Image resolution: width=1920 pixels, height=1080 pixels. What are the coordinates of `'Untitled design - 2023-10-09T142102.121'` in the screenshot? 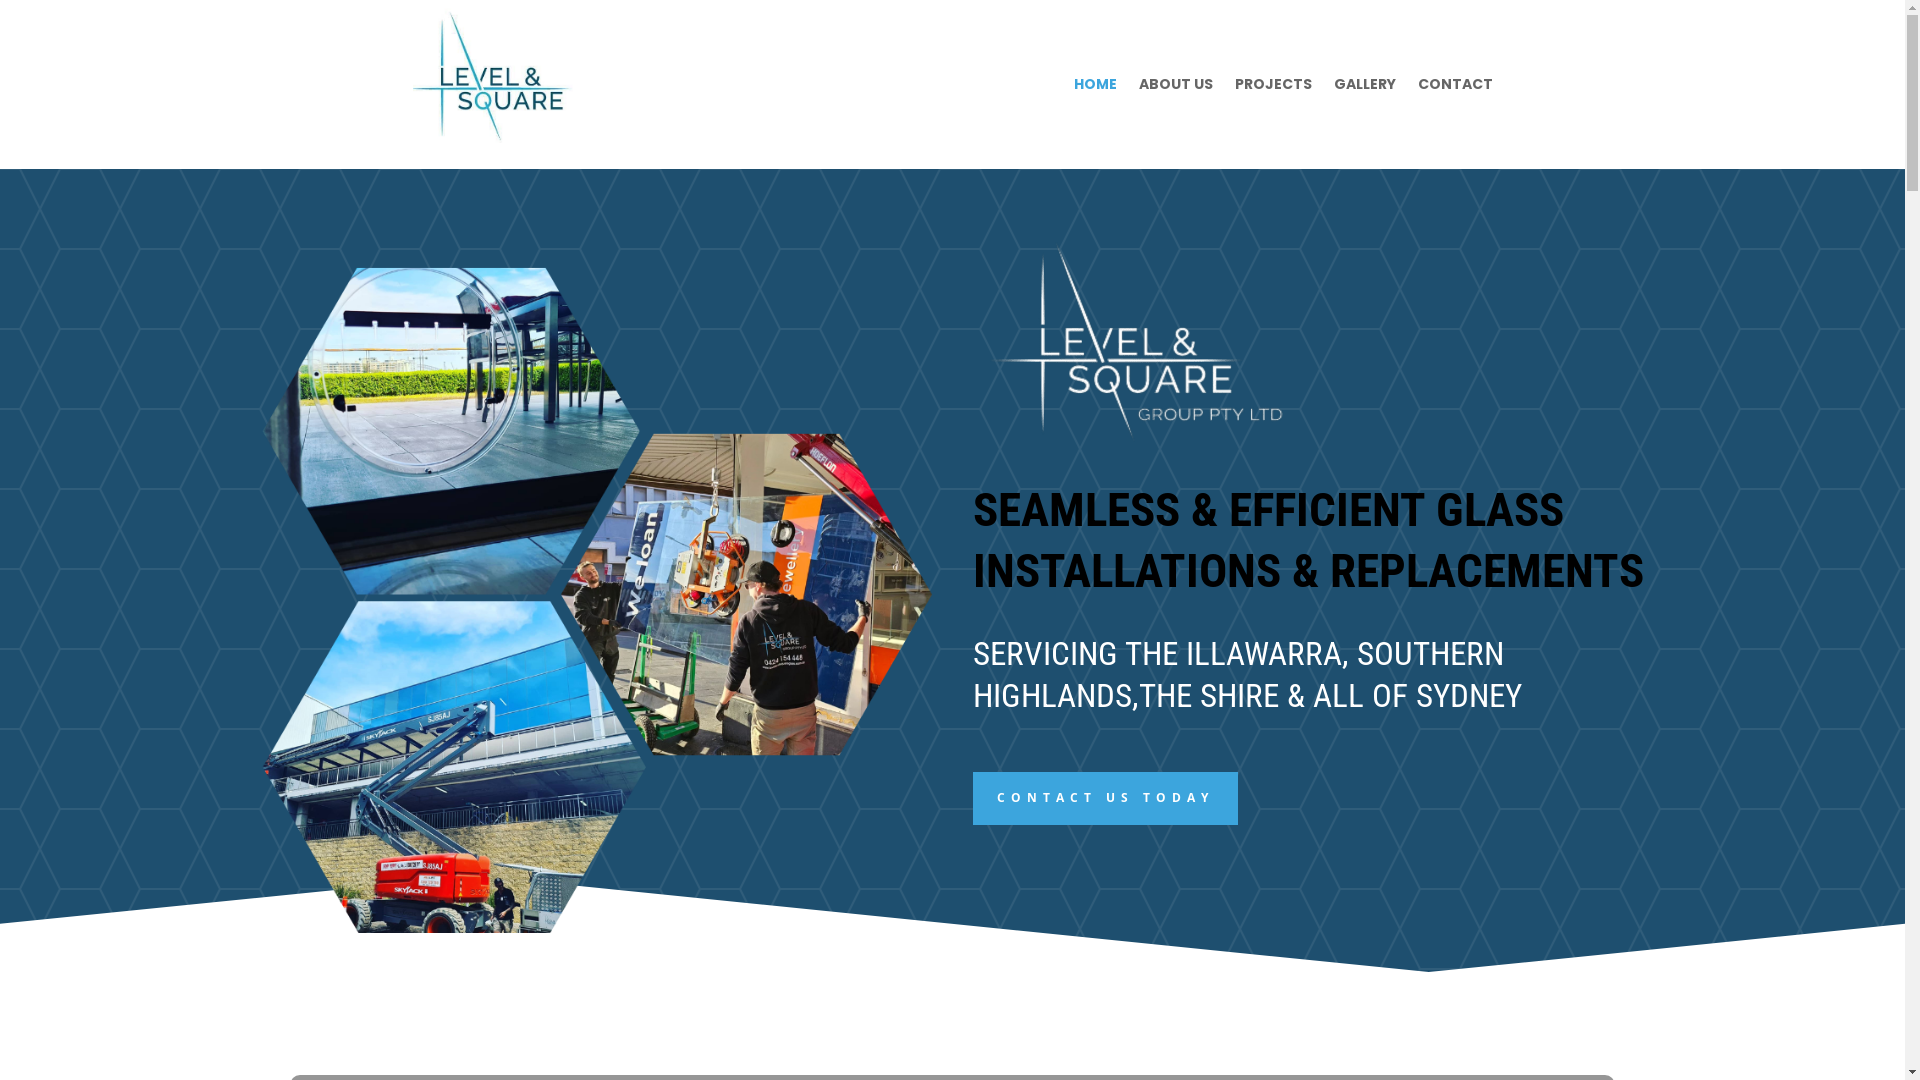 It's located at (1172, 338).